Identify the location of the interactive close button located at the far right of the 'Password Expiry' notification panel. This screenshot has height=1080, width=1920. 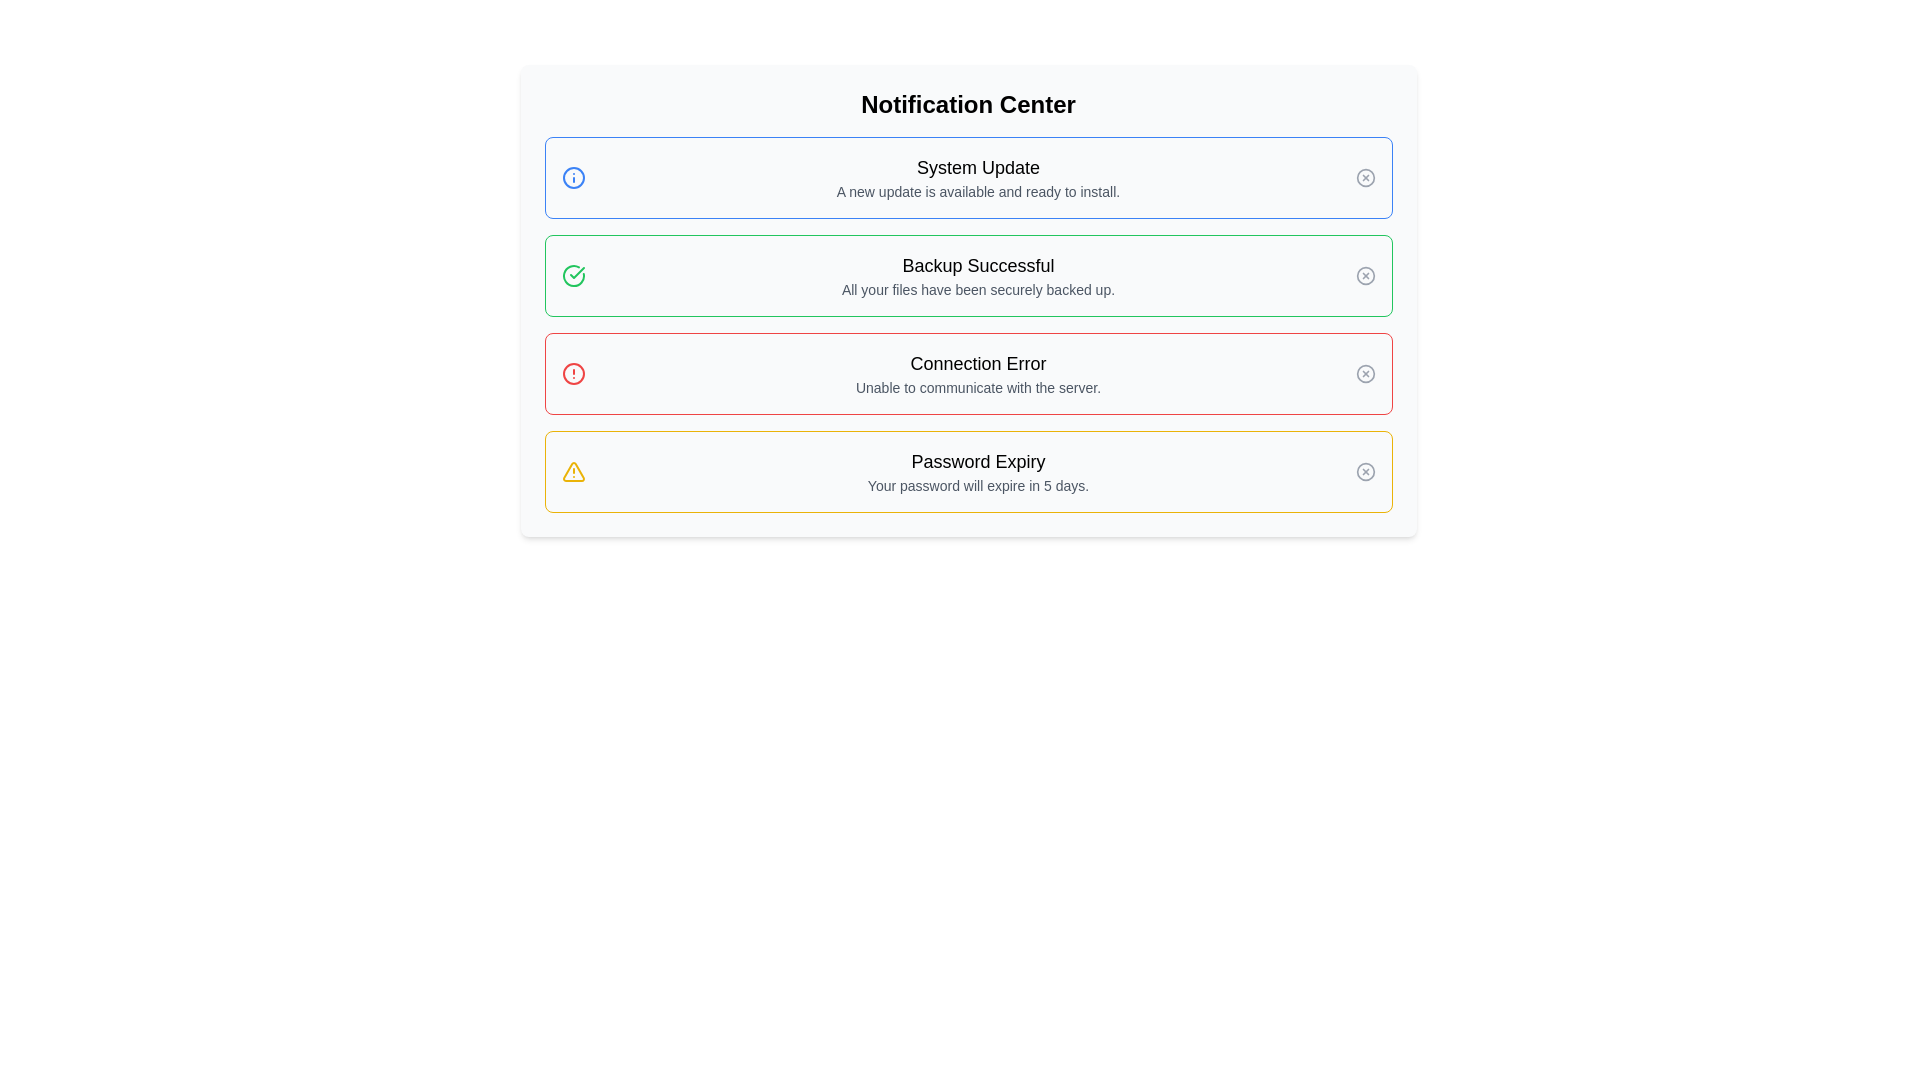
(1364, 471).